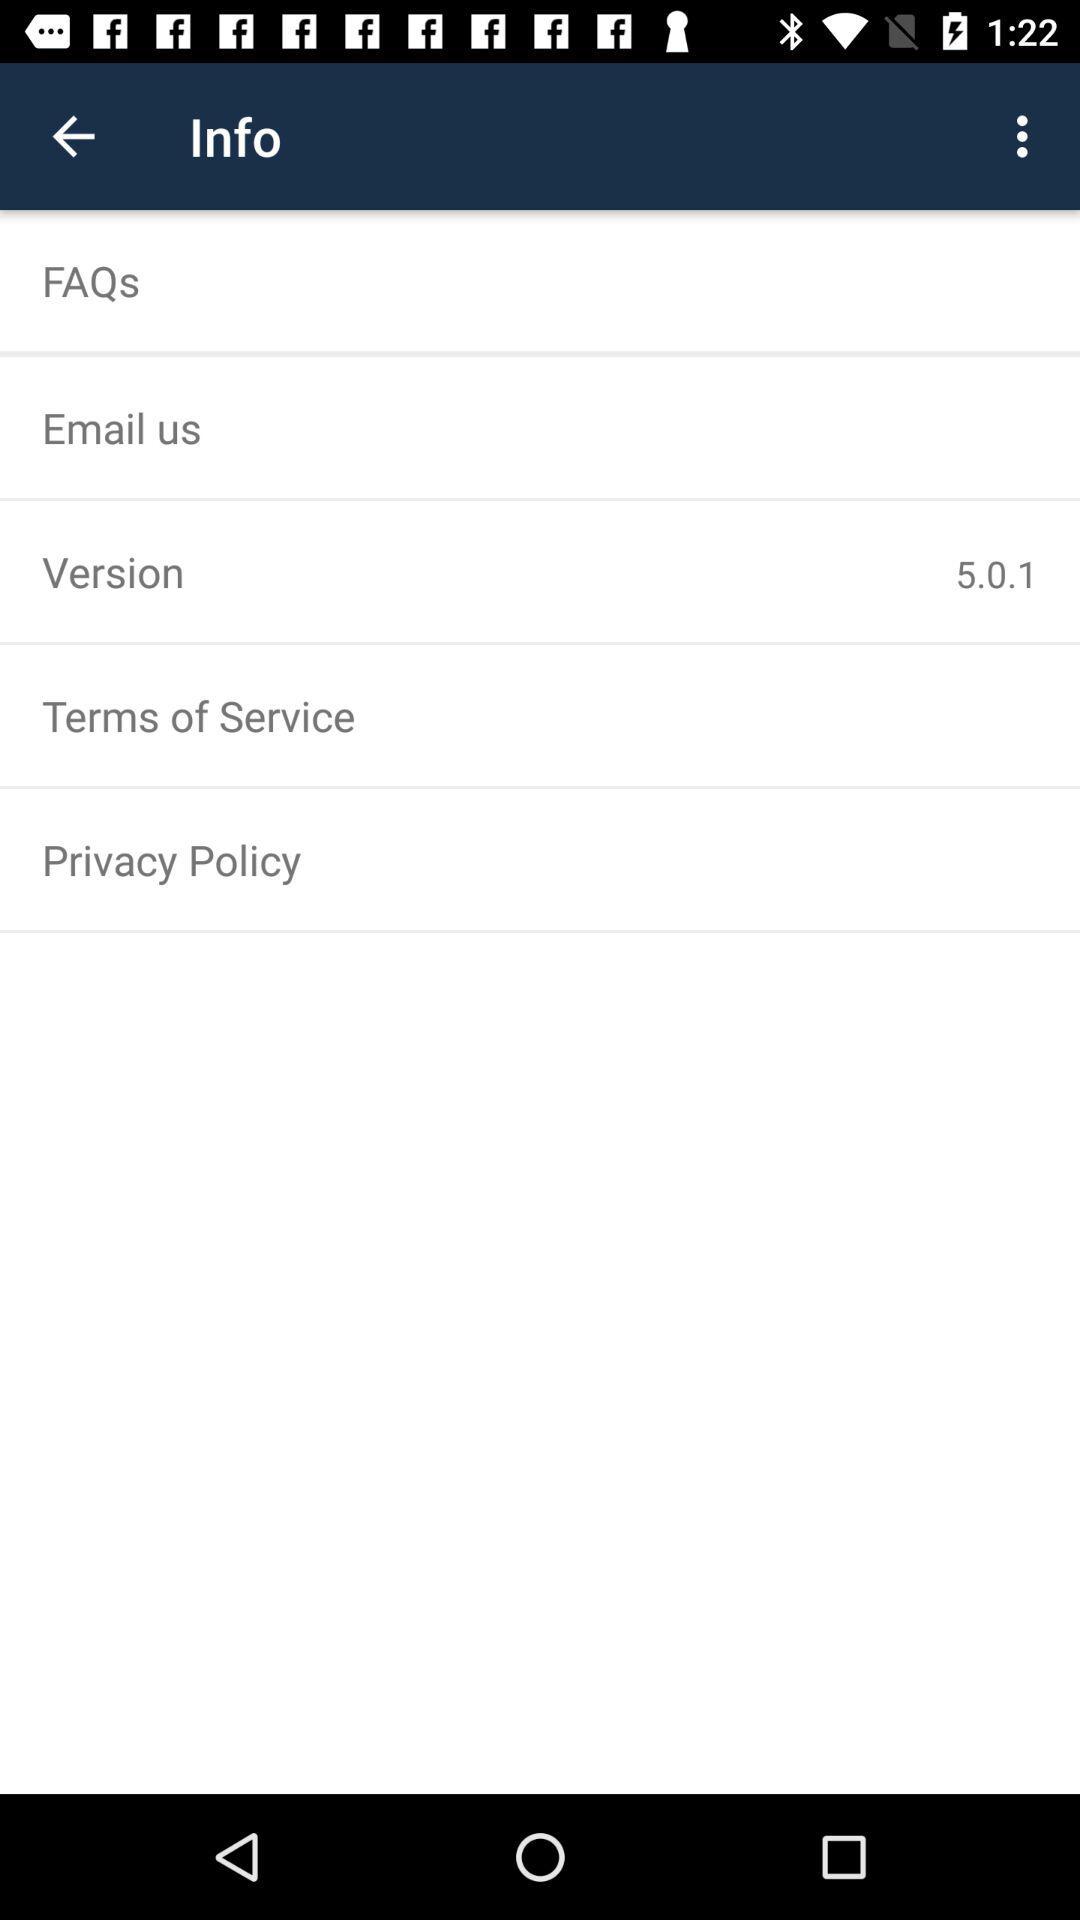 The height and width of the screenshot is (1920, 1080). What do you see at coordinates (540, 279) in the screenshot?
I see `faqs item` at bounding box center [540, 279].